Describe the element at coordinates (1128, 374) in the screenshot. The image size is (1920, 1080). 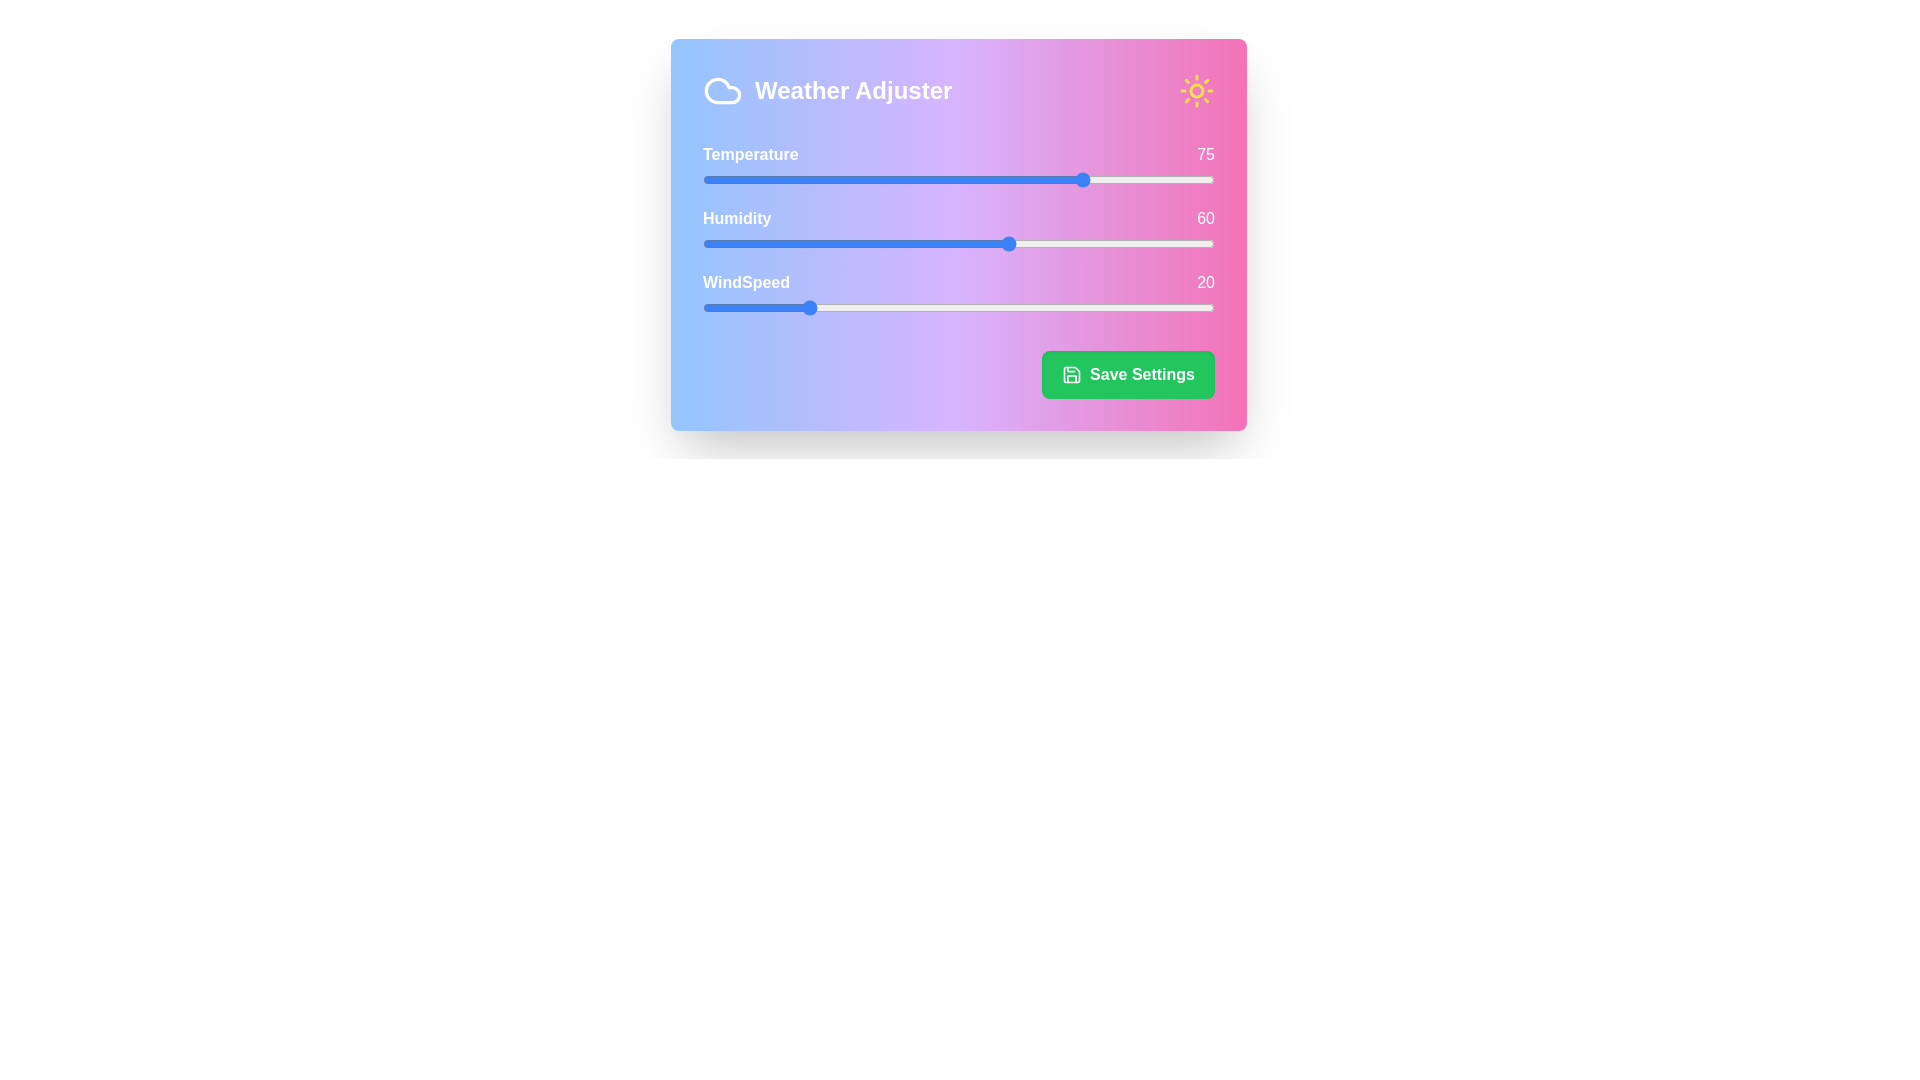
I see `the distinct green 'Save Settings' button with a disk icon located at the bottom-right section of the 'Weather Adjuster' control interface` at that location.